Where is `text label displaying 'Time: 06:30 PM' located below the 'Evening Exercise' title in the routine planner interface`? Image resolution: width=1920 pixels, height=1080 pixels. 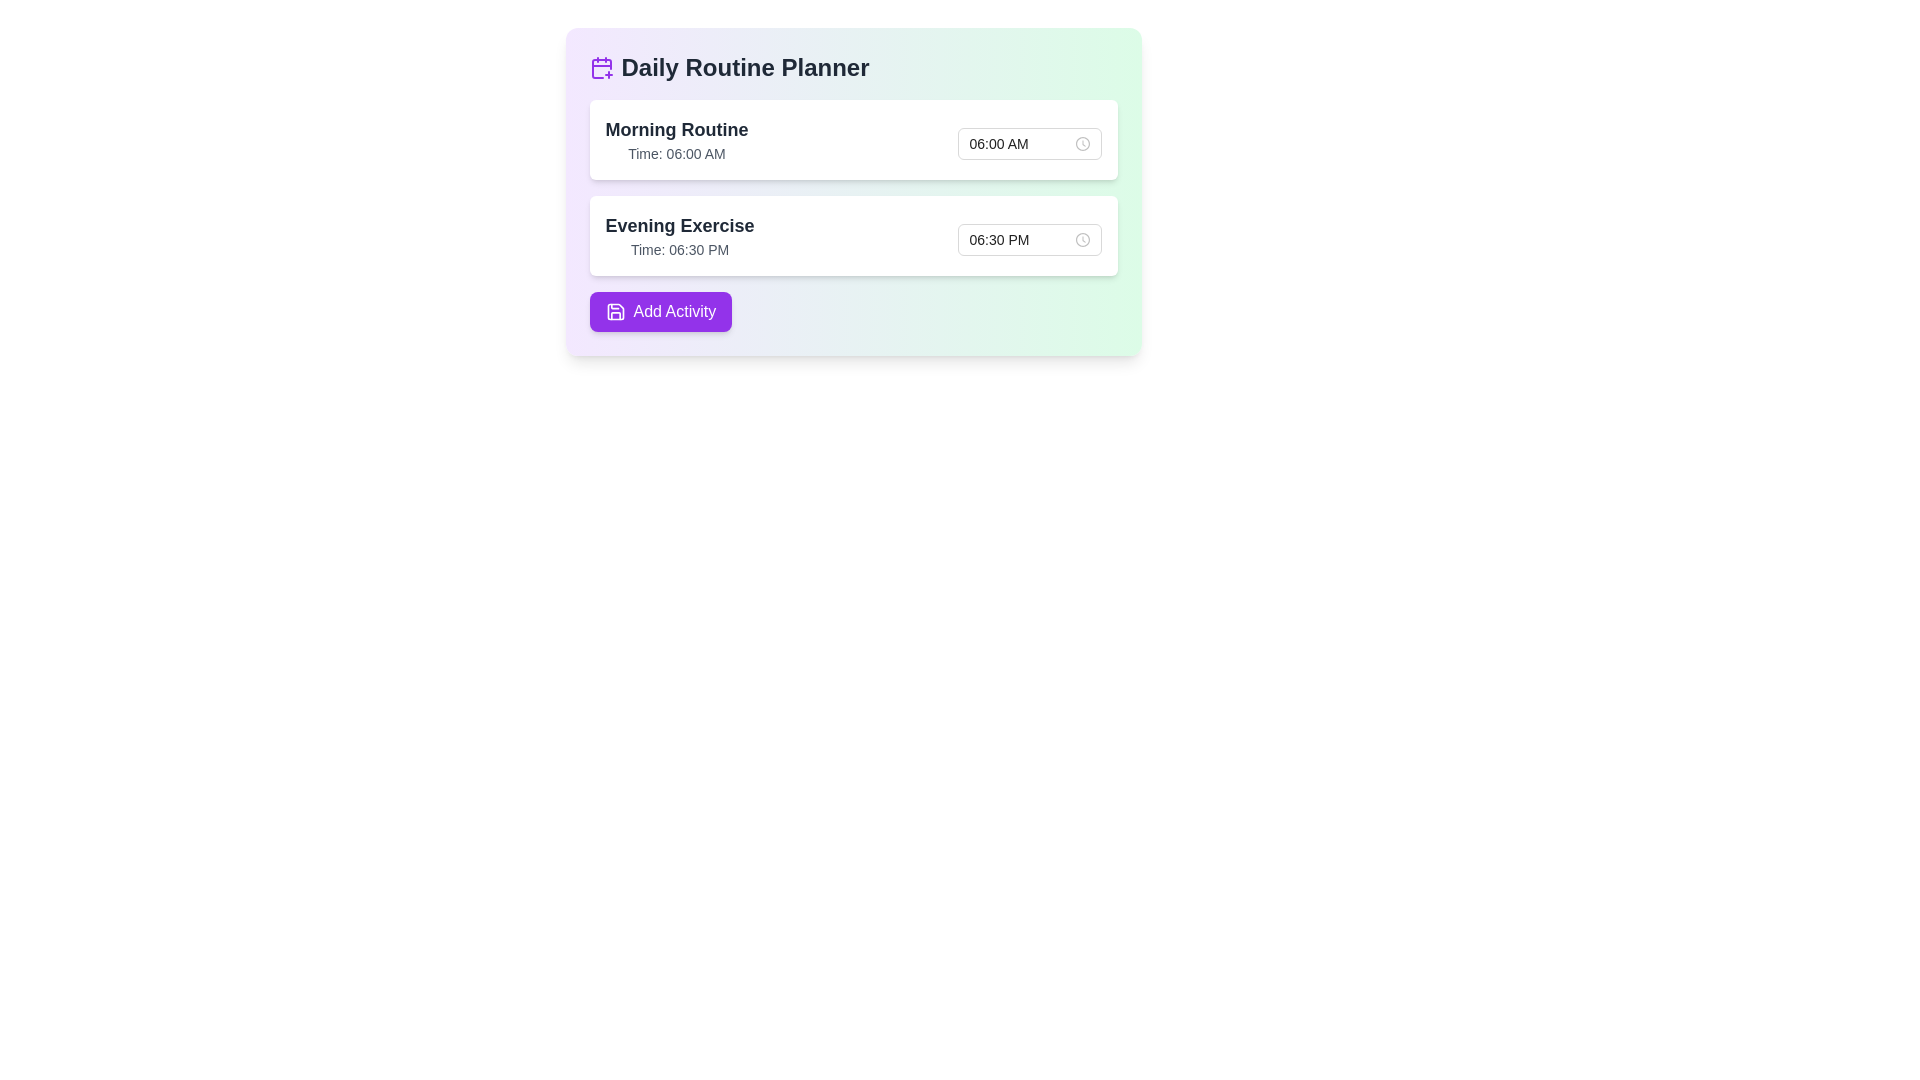 text label displaying 'Time: 06:30 PM' located below the 'Evening Exercise' title in the routine planner interface is located at coordinates (680, 249).